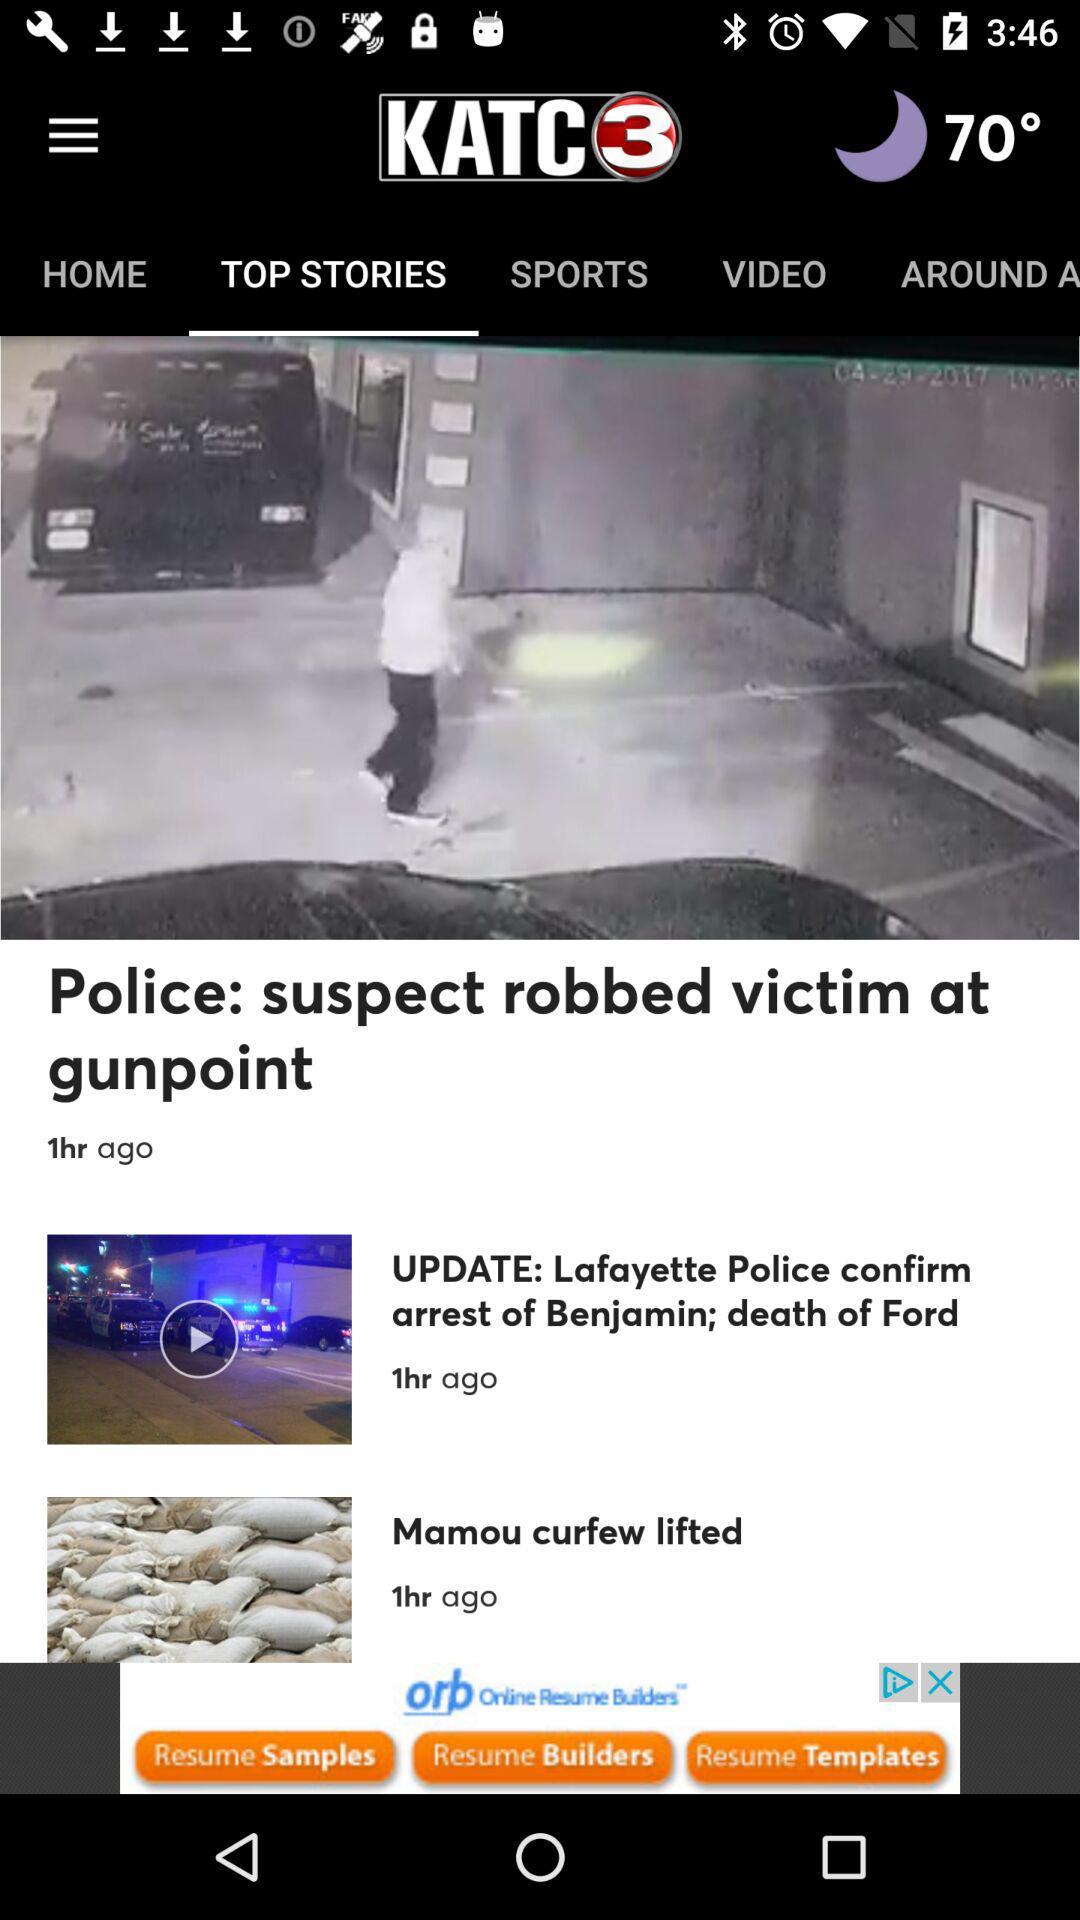 The width and height of the screenshot is (1080, 1920). Describe the element at coordinates (540, 1727) in the screenshot. I see `advertisement` at that location.